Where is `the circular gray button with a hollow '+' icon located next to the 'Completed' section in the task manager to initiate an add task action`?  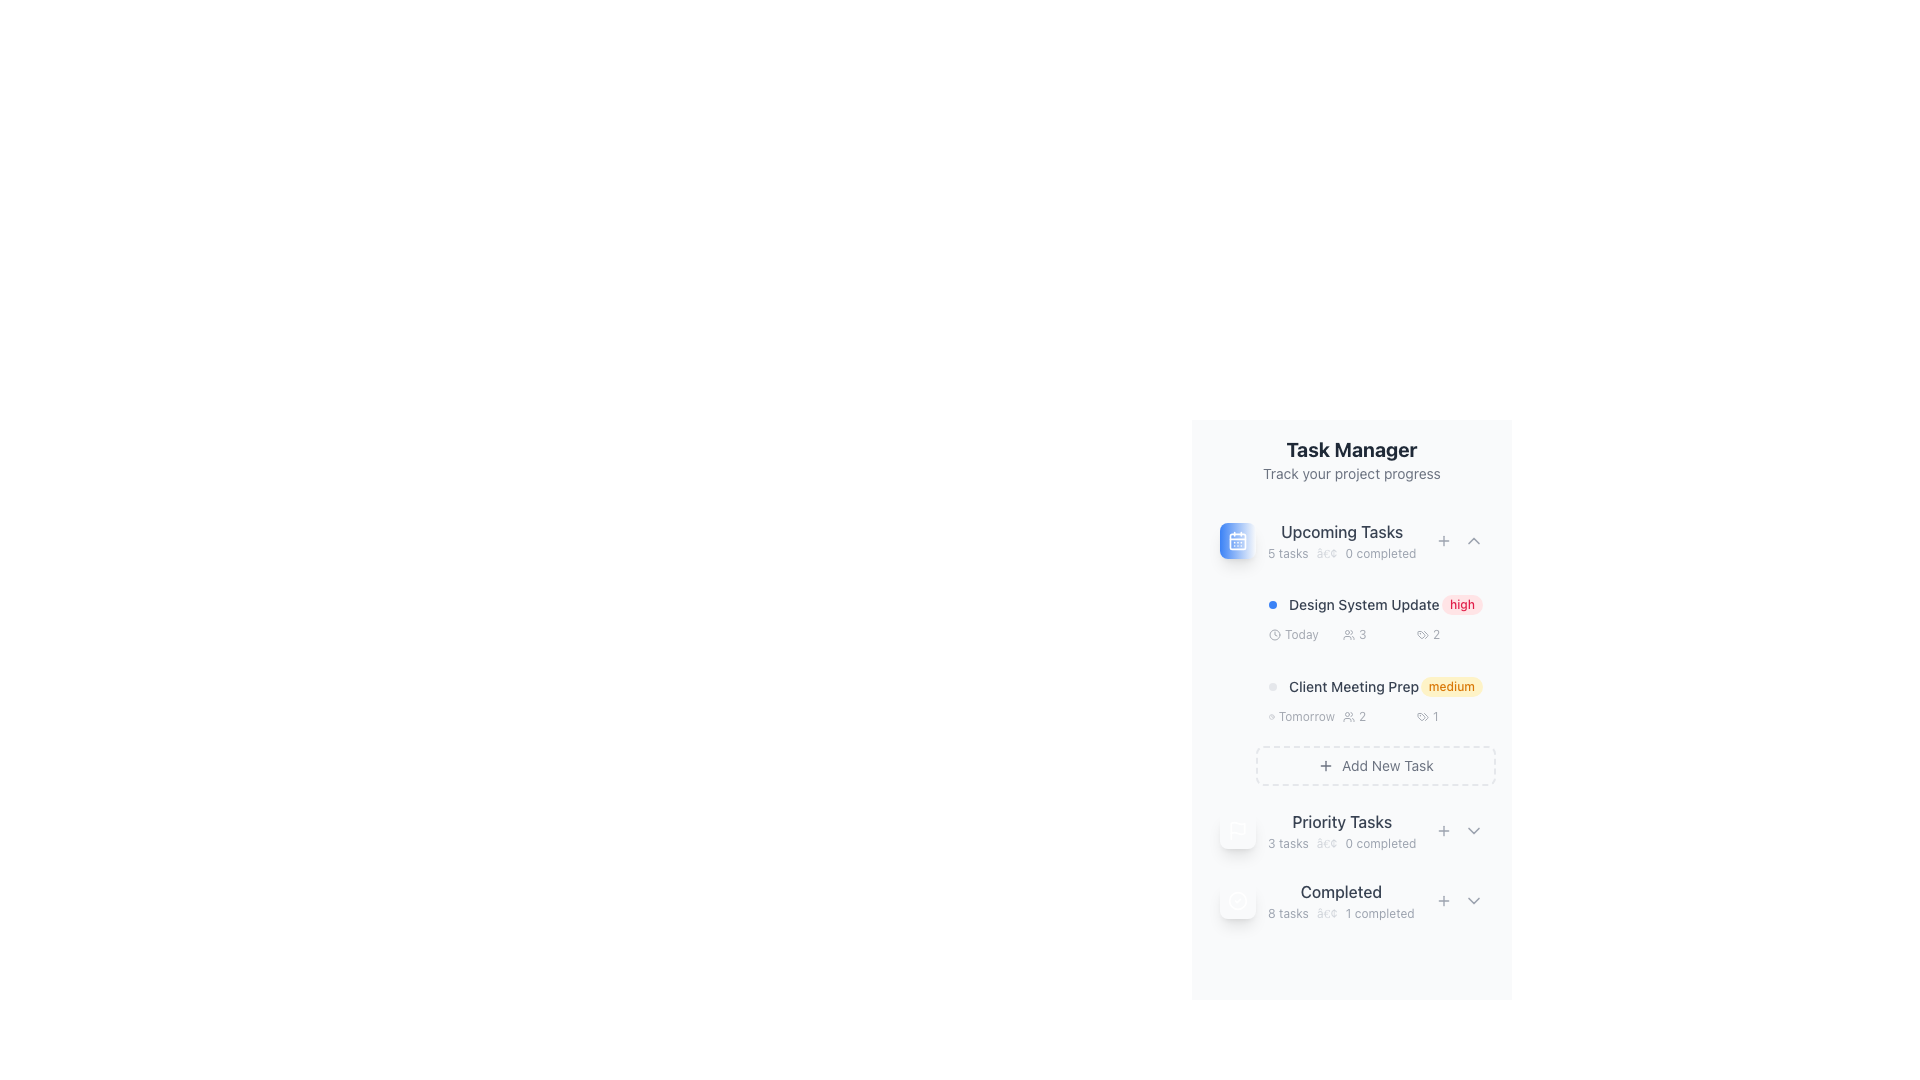 the circular gray button with a hollow '+' icon located next to the 'Completed' section in the task manager to initiate an add task action is located at coordinates (1444, 901).